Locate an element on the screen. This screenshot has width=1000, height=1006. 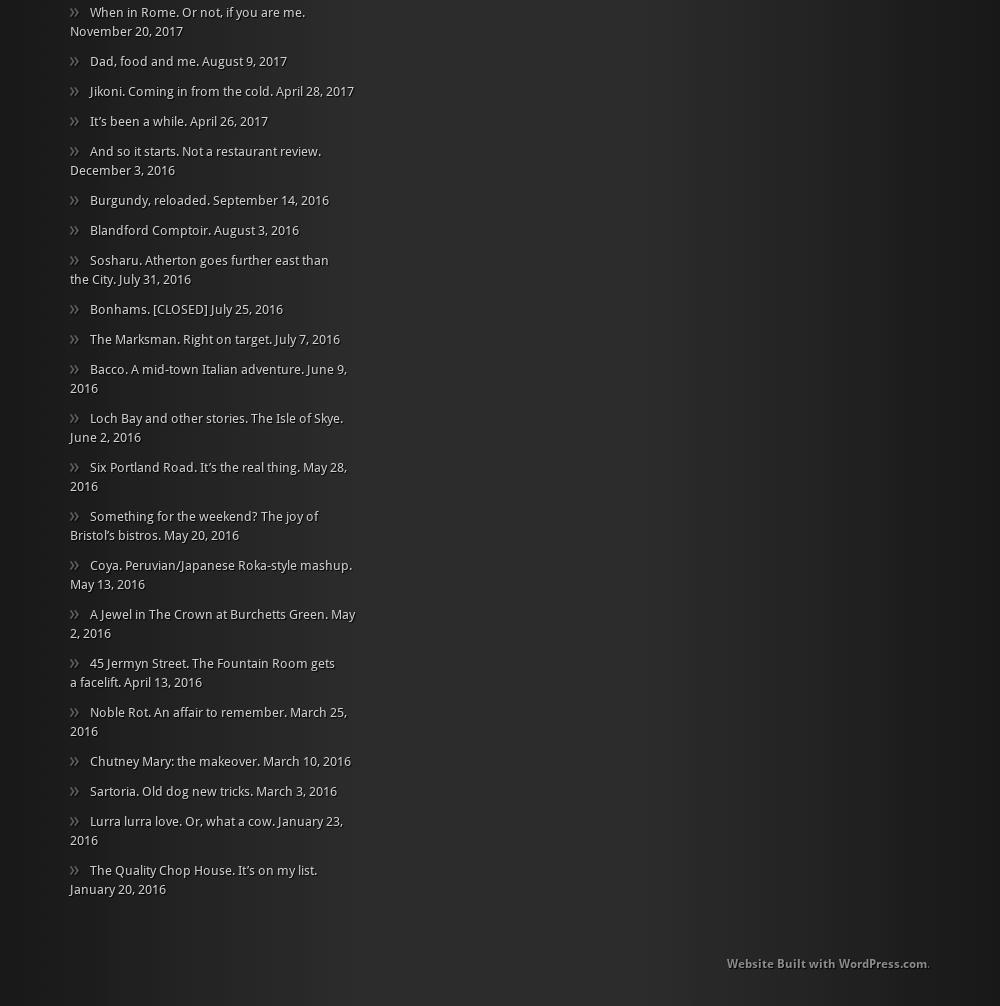
'Lurra lurra love. Or, what a cow.' is located at coordinates (182, 819).